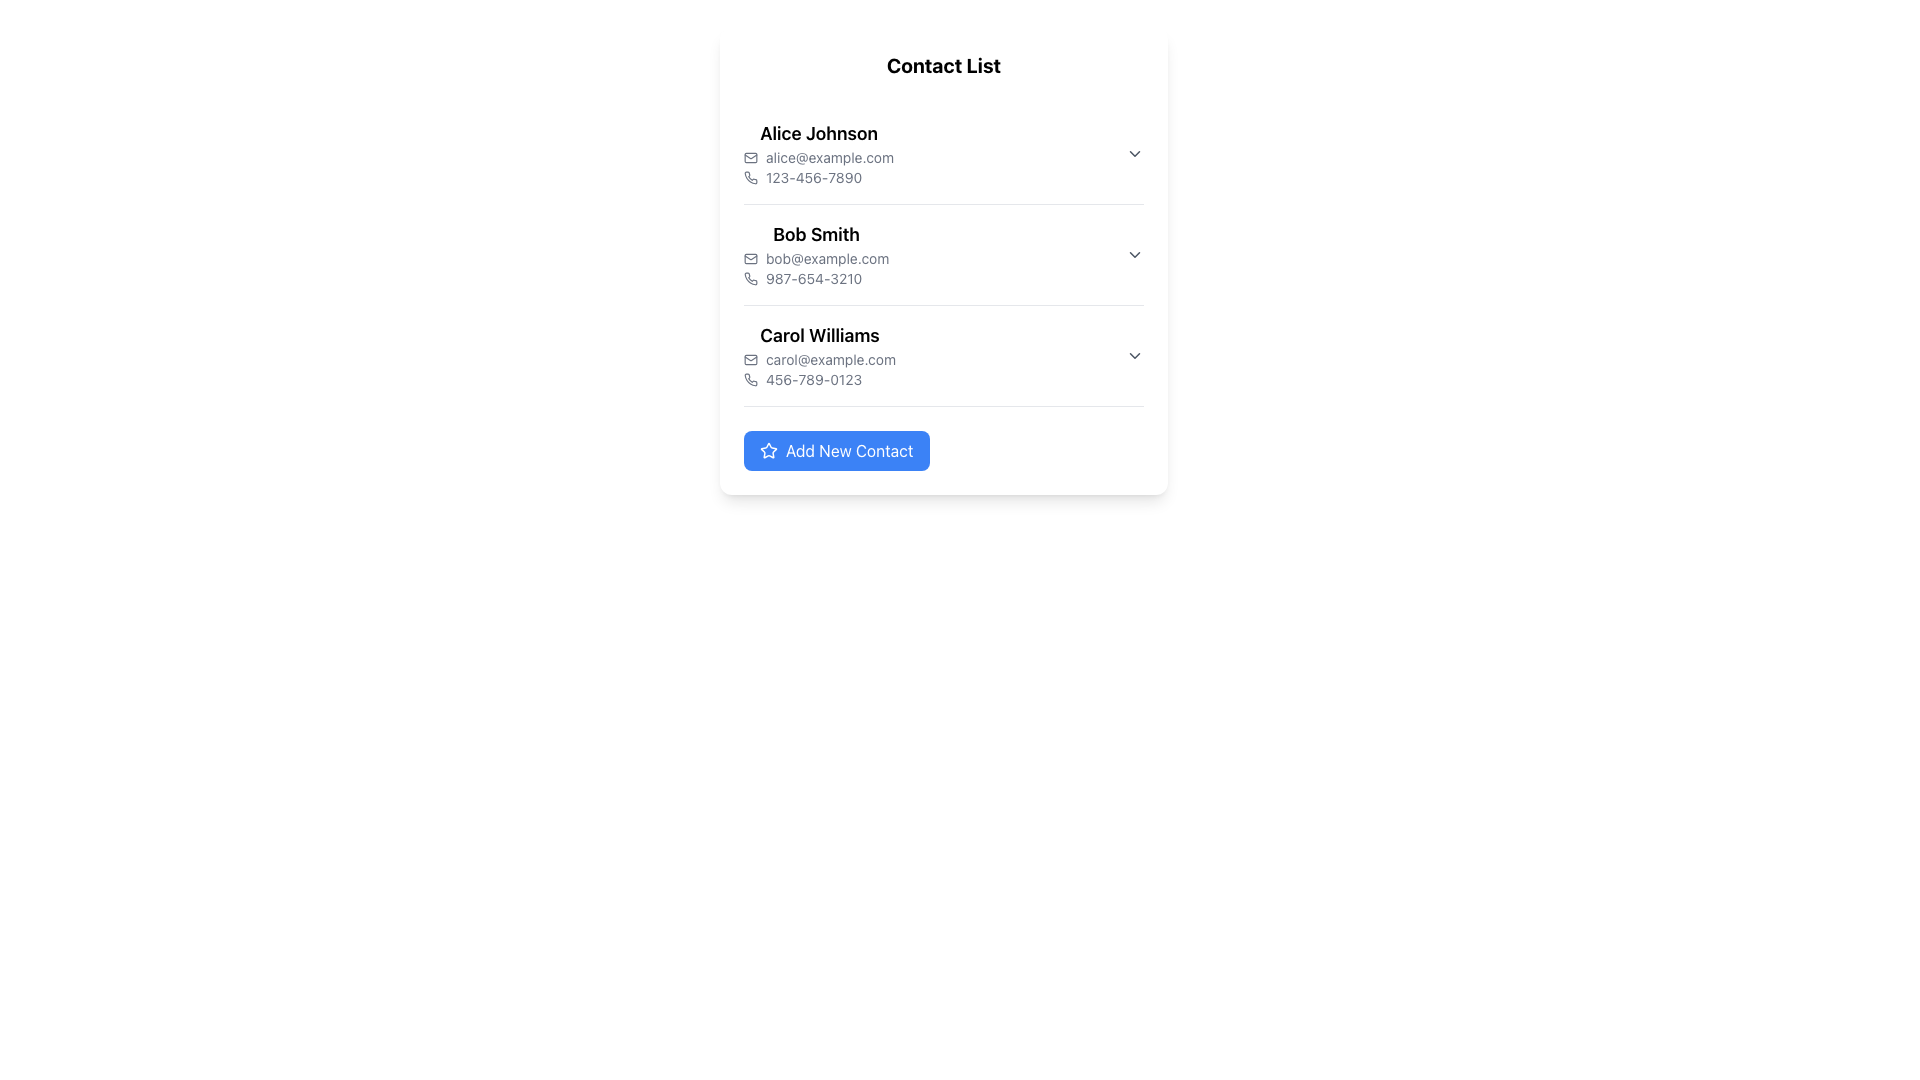  I want to click on name 'Bob Smith' displayed in bold text as the second contact entry in the list, so click(816, 234).